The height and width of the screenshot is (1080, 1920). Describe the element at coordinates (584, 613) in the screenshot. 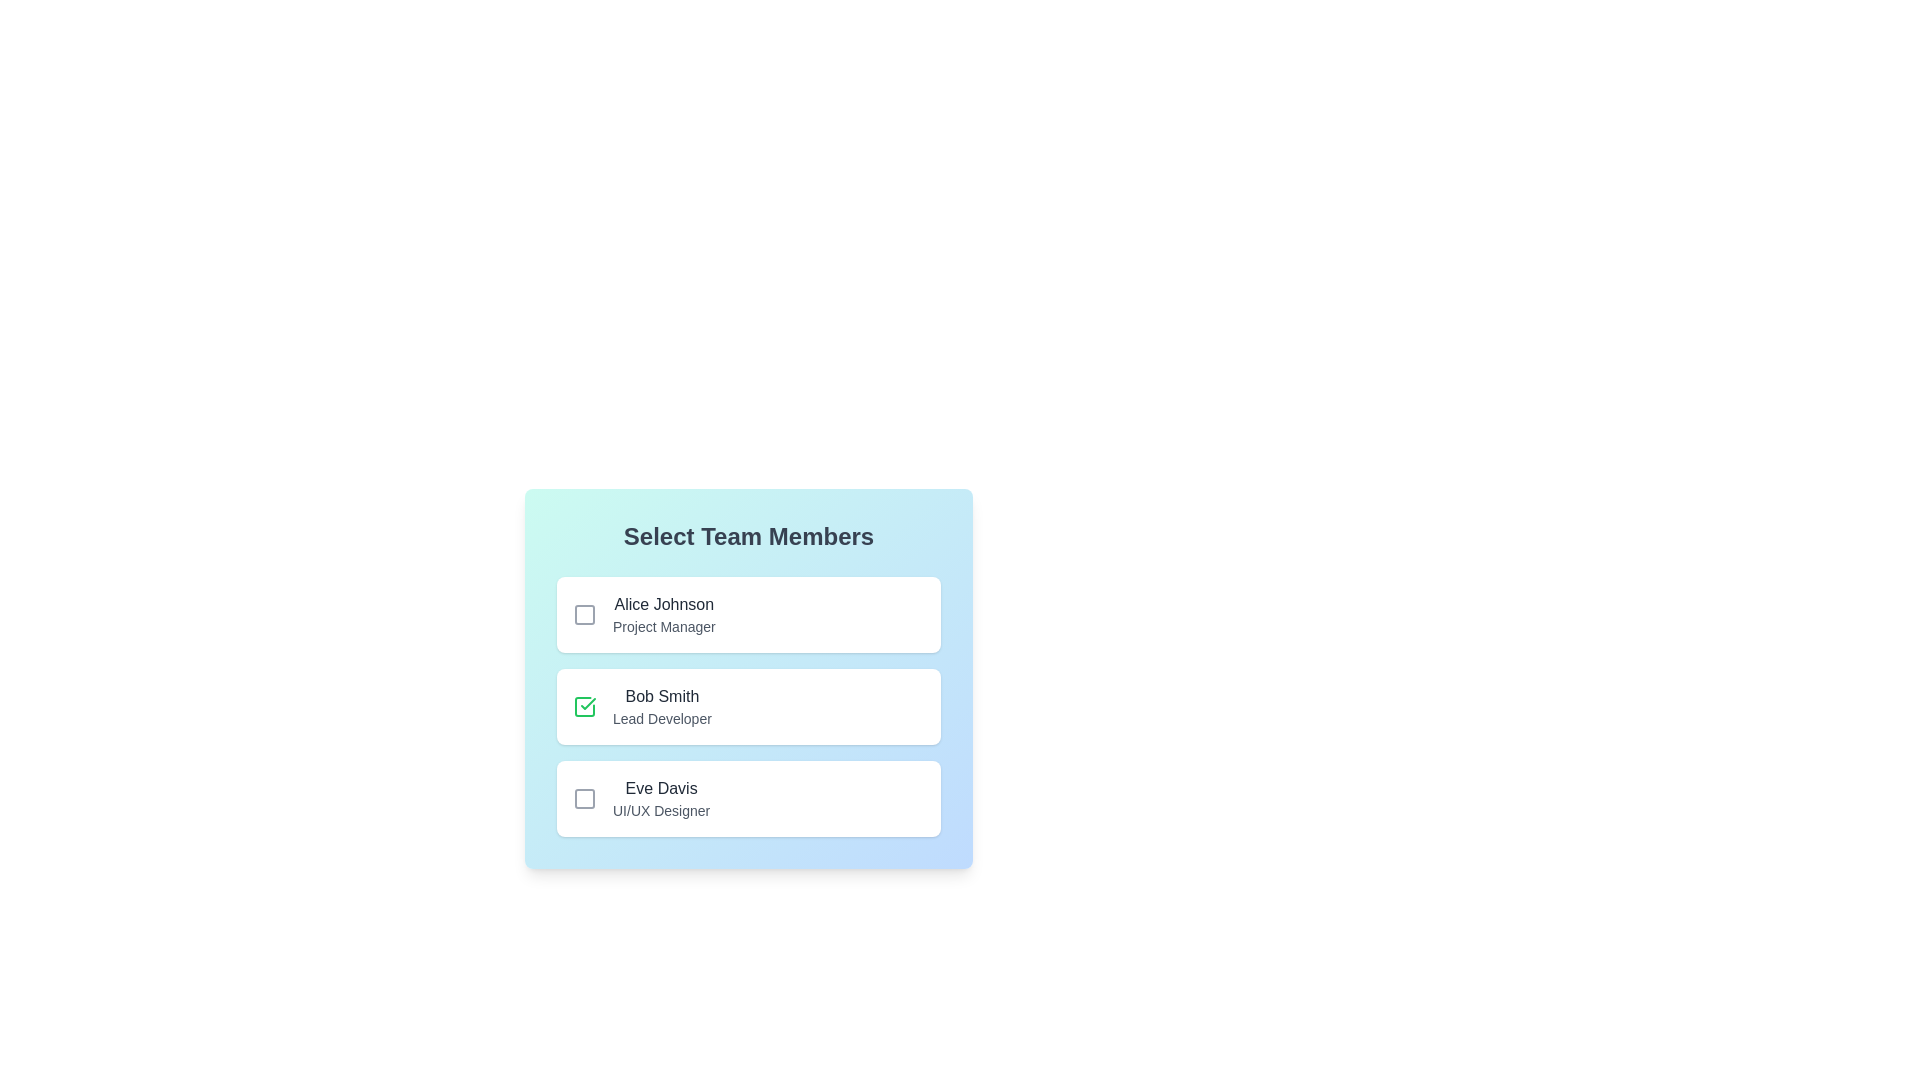

I see `the checkbox located to the left of the text 'Alice Johnson' on the first row of the team member cards` at that location.